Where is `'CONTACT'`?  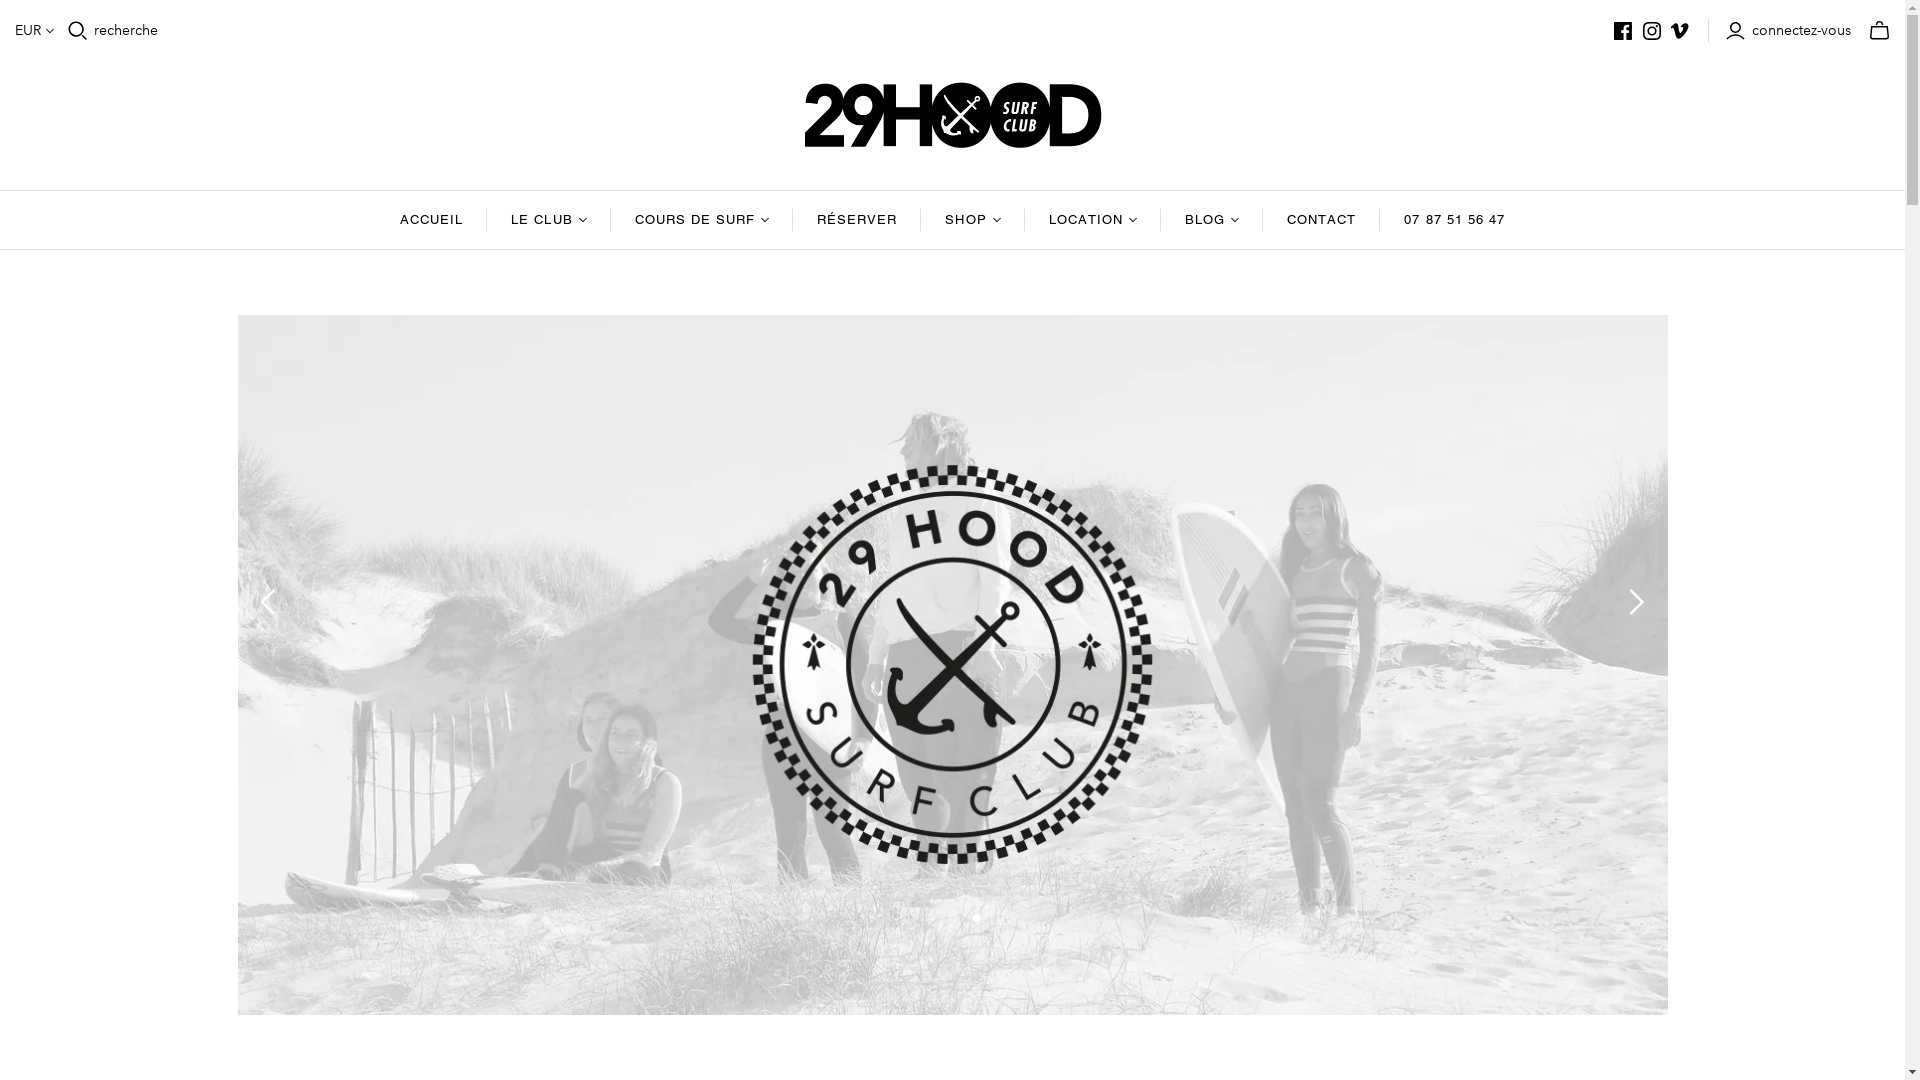
'CONTACT' is located at coordinates (1321, 219).